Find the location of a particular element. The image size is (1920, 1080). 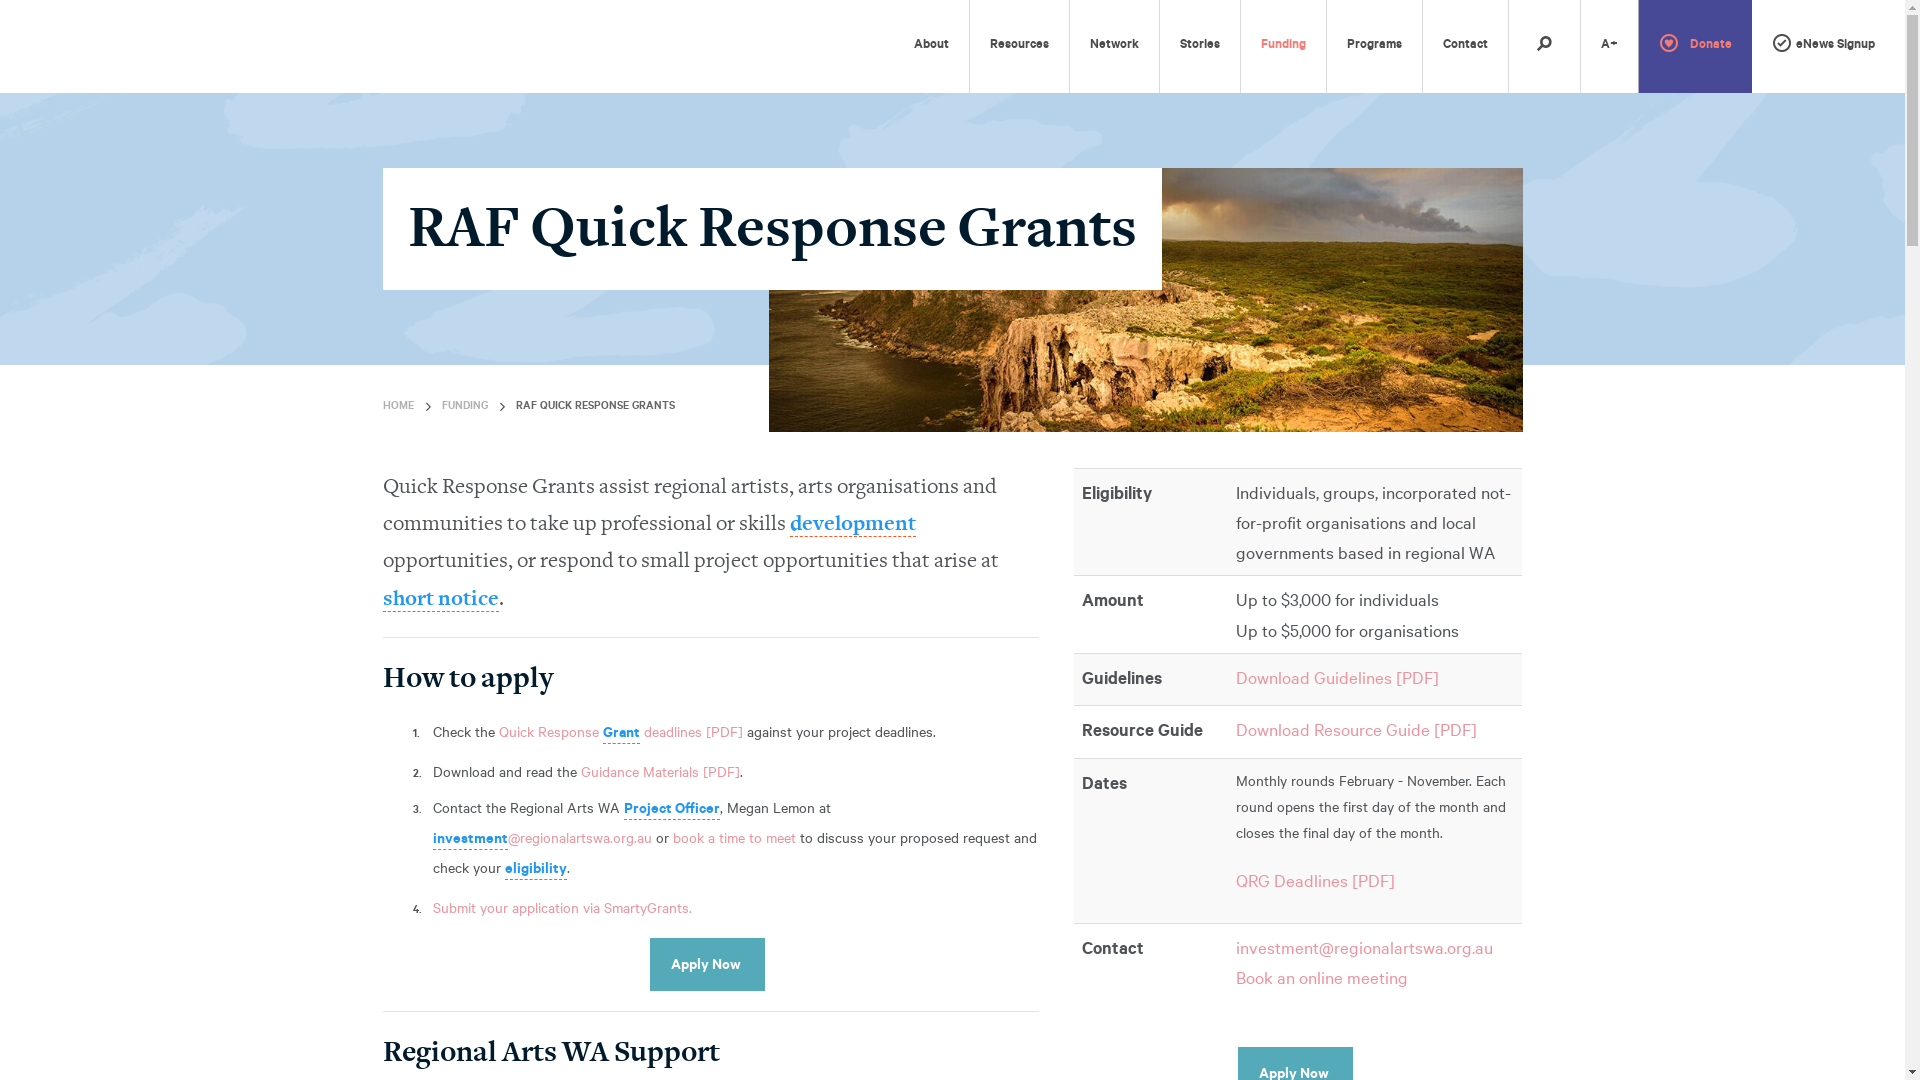

'Contact' is located at coordinates (1465, 45).